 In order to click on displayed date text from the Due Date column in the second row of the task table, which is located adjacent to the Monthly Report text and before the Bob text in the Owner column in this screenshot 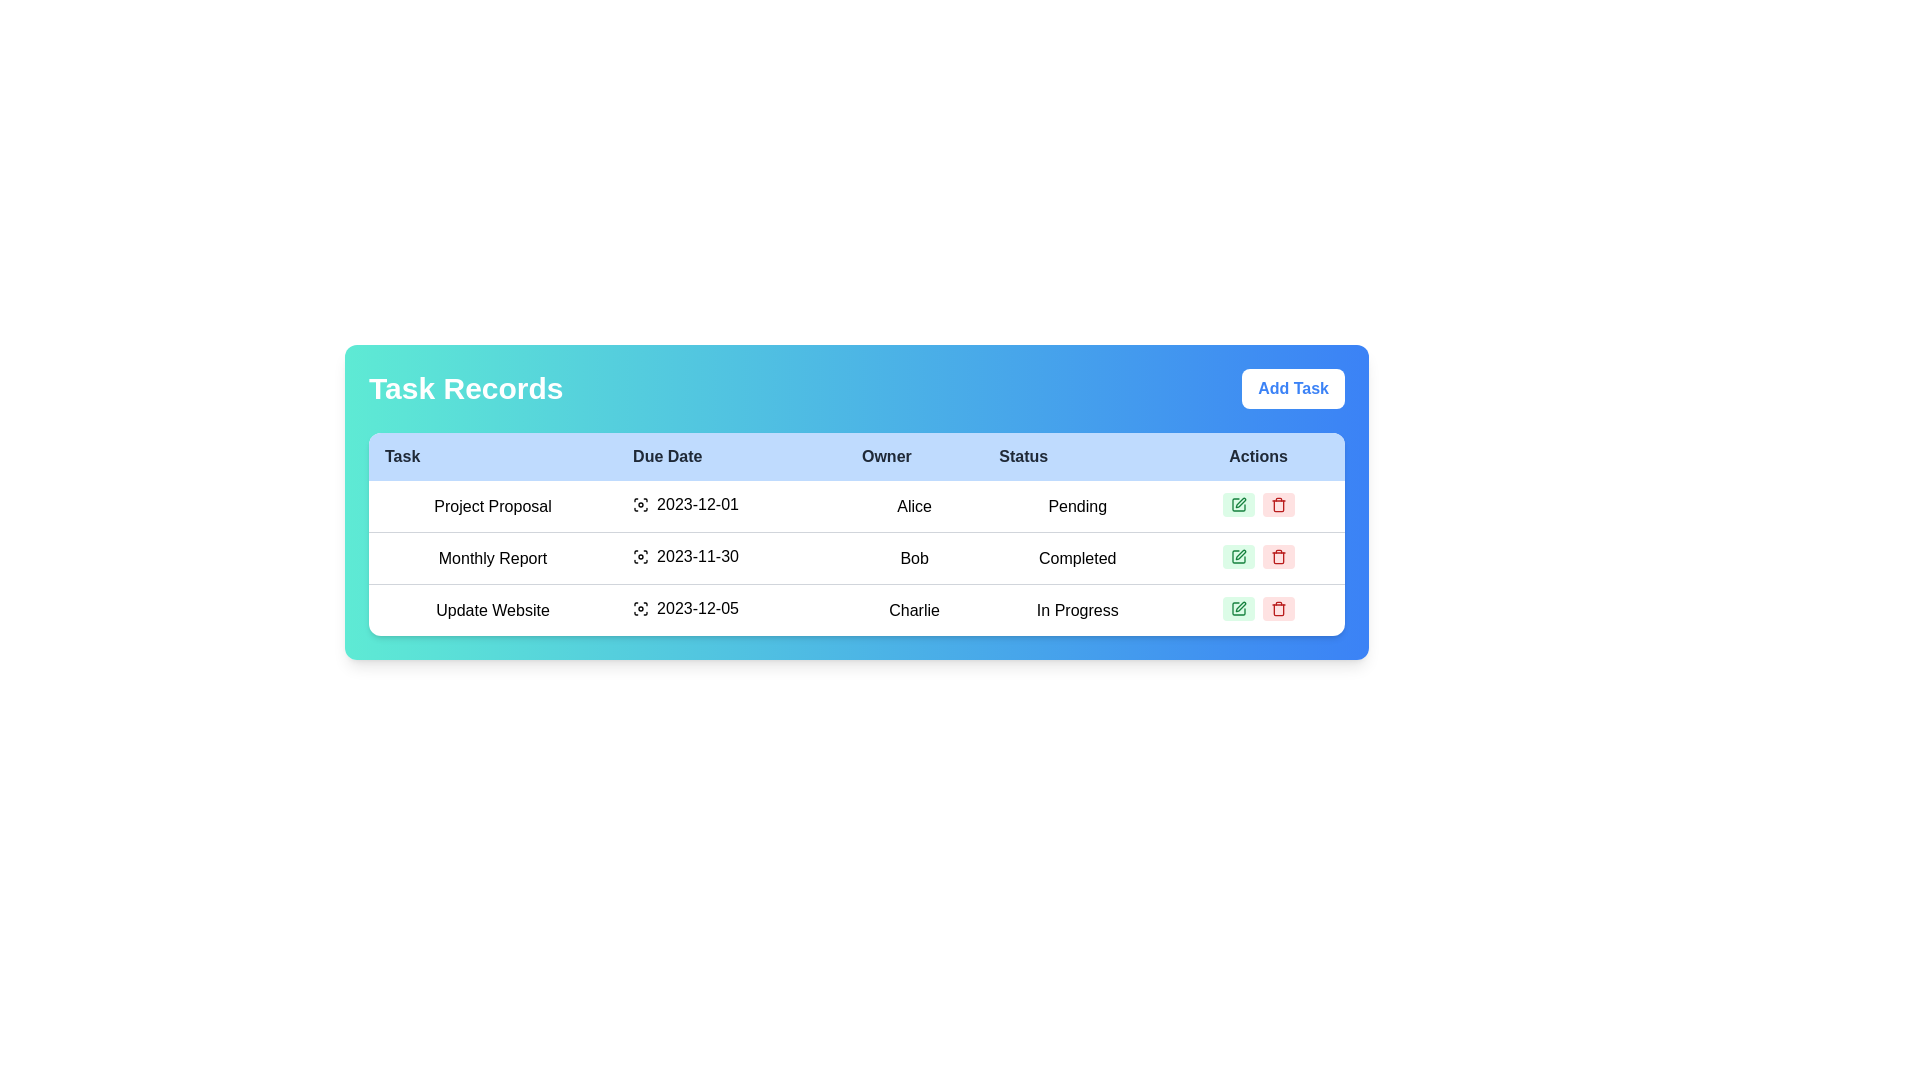, I will do `click(730, 556)`.